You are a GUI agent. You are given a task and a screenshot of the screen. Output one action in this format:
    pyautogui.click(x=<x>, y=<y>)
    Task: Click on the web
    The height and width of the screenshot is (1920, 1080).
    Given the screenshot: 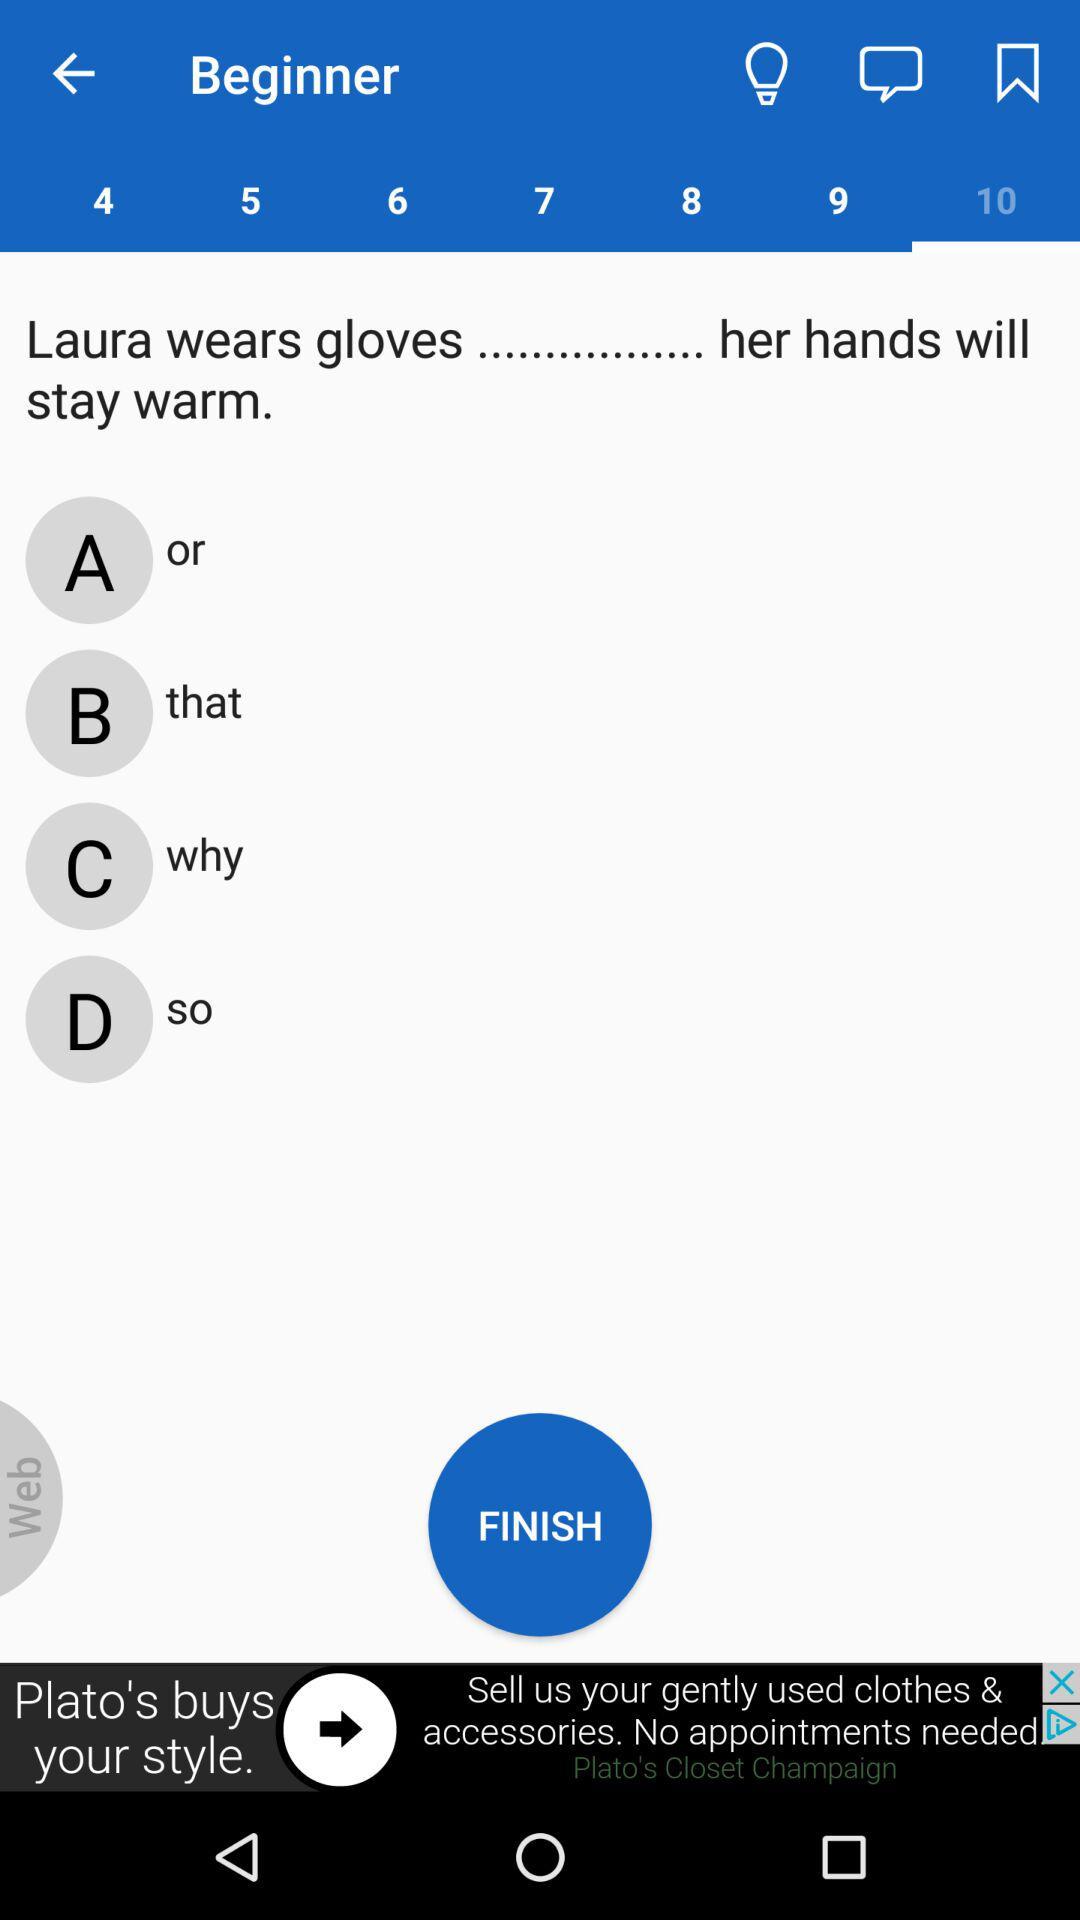 What is the action you would take?
    pyautogui.click(x=31, y=1498)
    